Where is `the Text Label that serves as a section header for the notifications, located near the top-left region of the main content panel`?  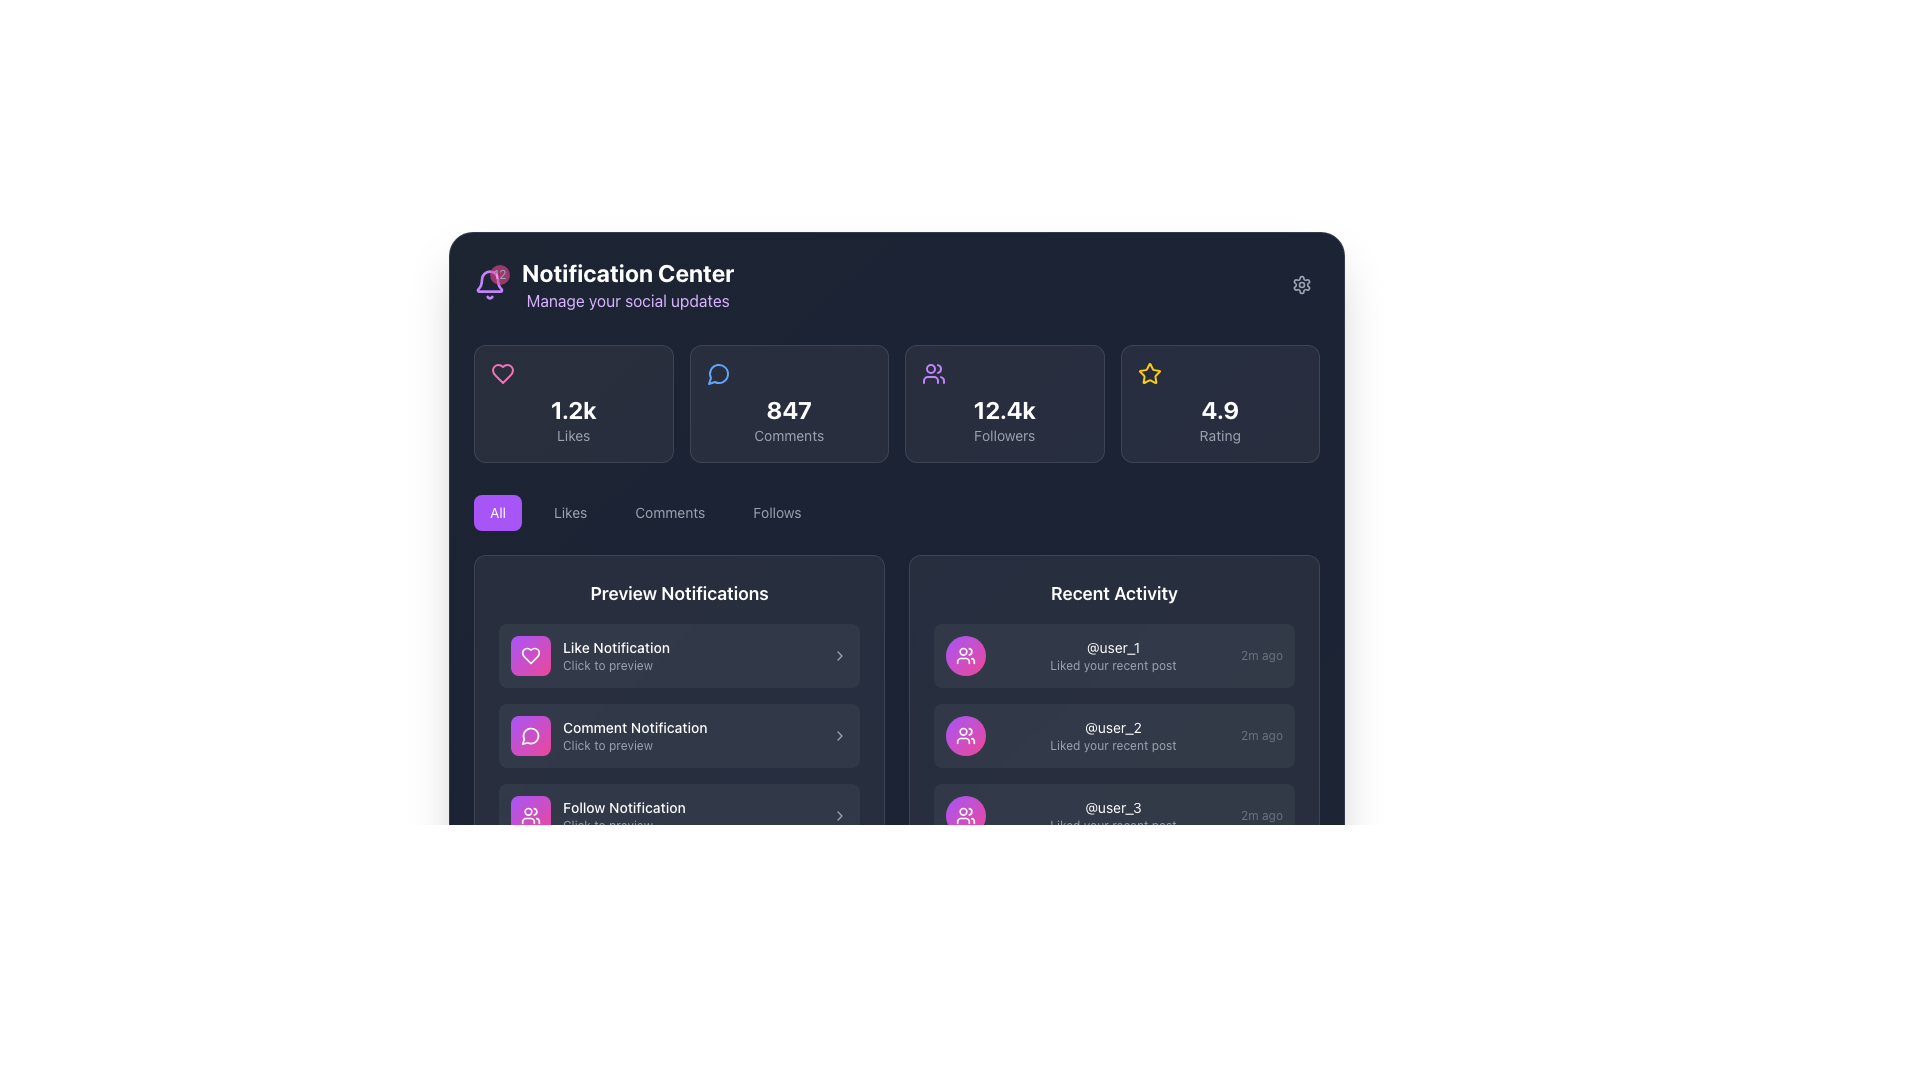 the Text Label that serves as a section header for the notifications, located near the top-left region of the main content panel is located at coordinates (679, 593).